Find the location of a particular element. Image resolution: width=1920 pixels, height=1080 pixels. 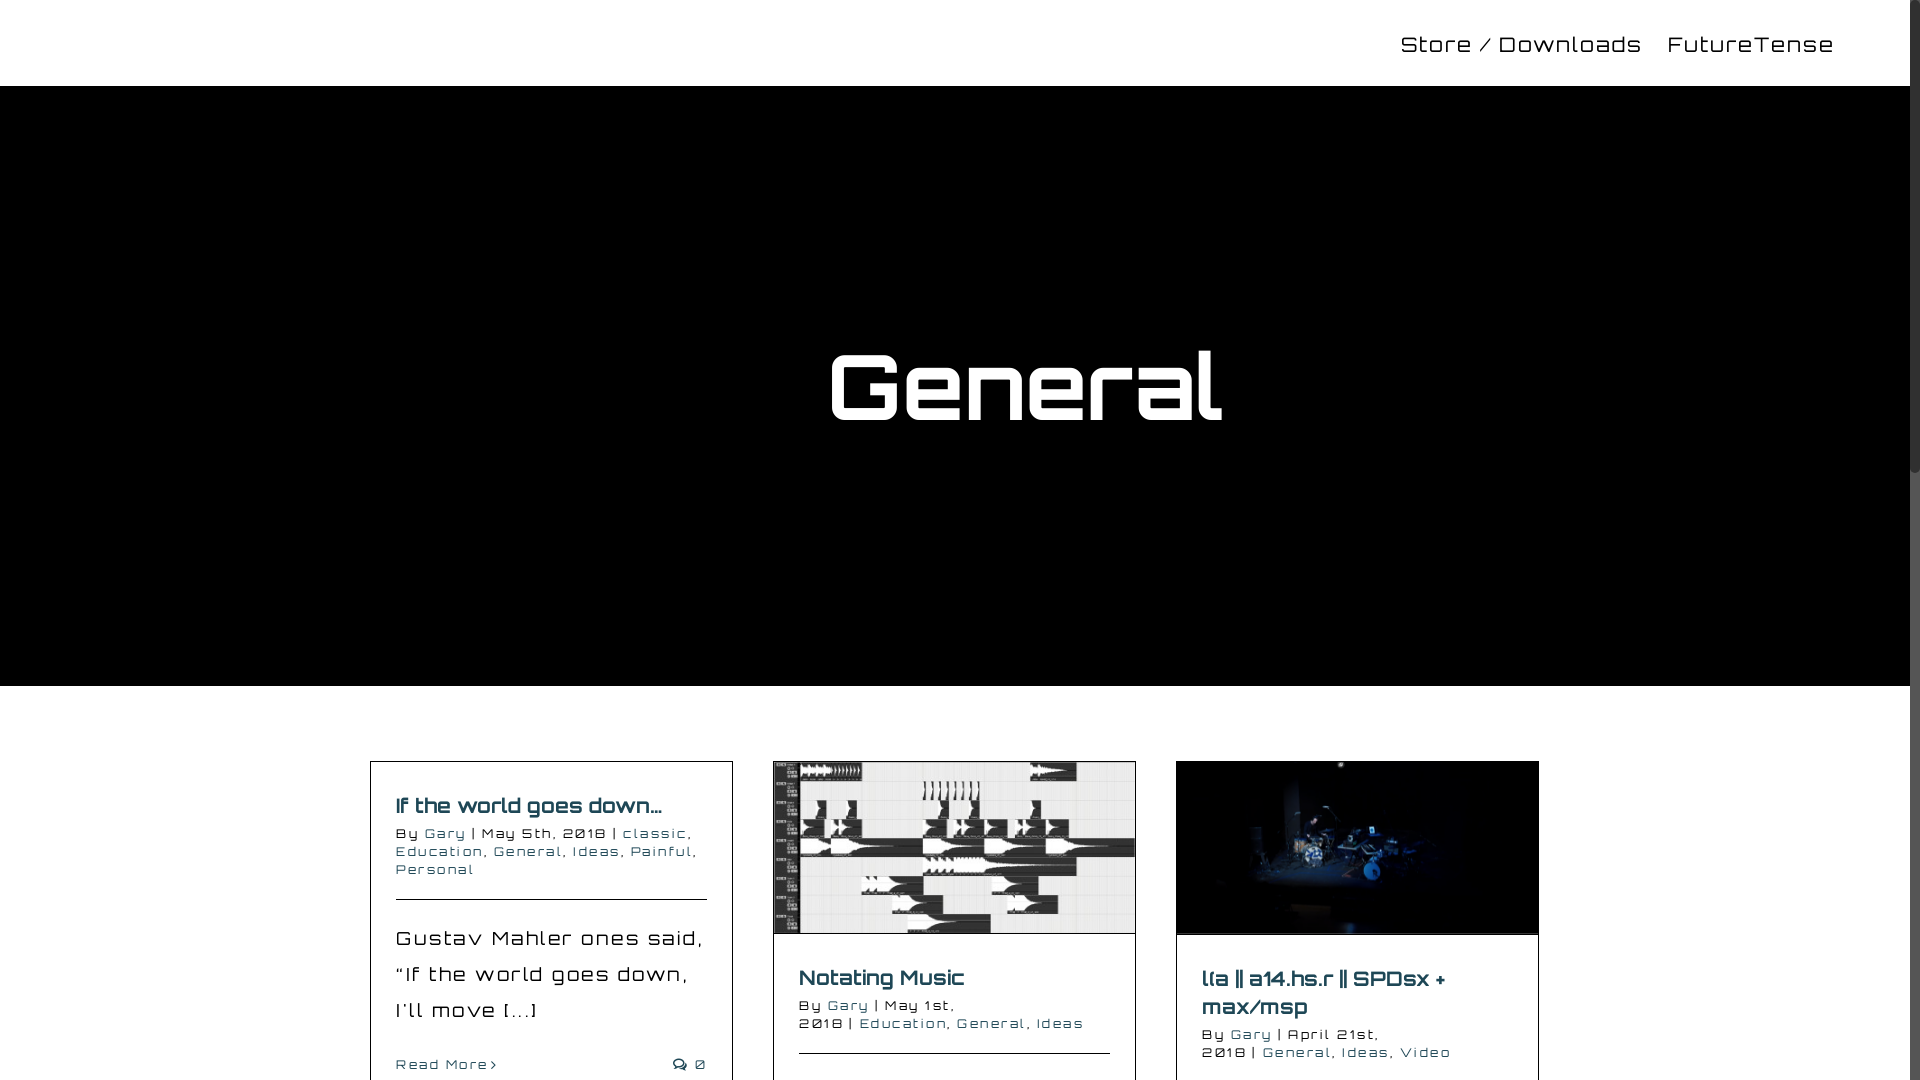

'Notating Music' is located at coordinates (881, 976).